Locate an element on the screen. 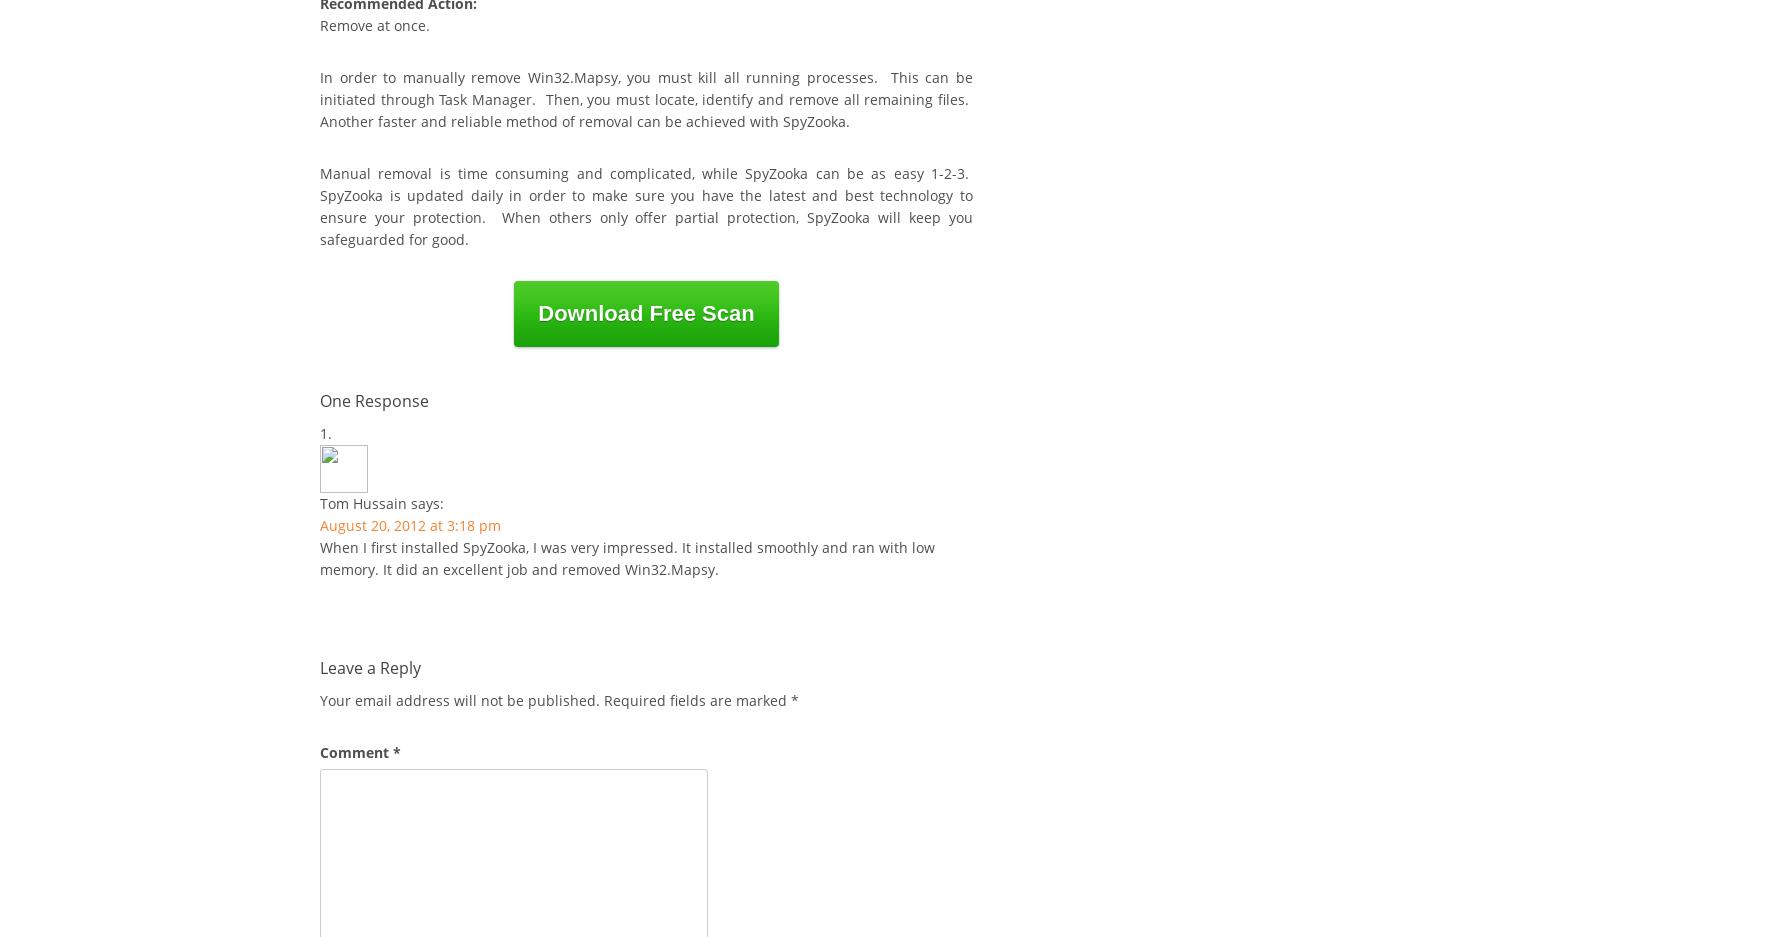 This screenshot has height=937, width=1780. 'Download Free Scan' is located at coordinates (645, 312).